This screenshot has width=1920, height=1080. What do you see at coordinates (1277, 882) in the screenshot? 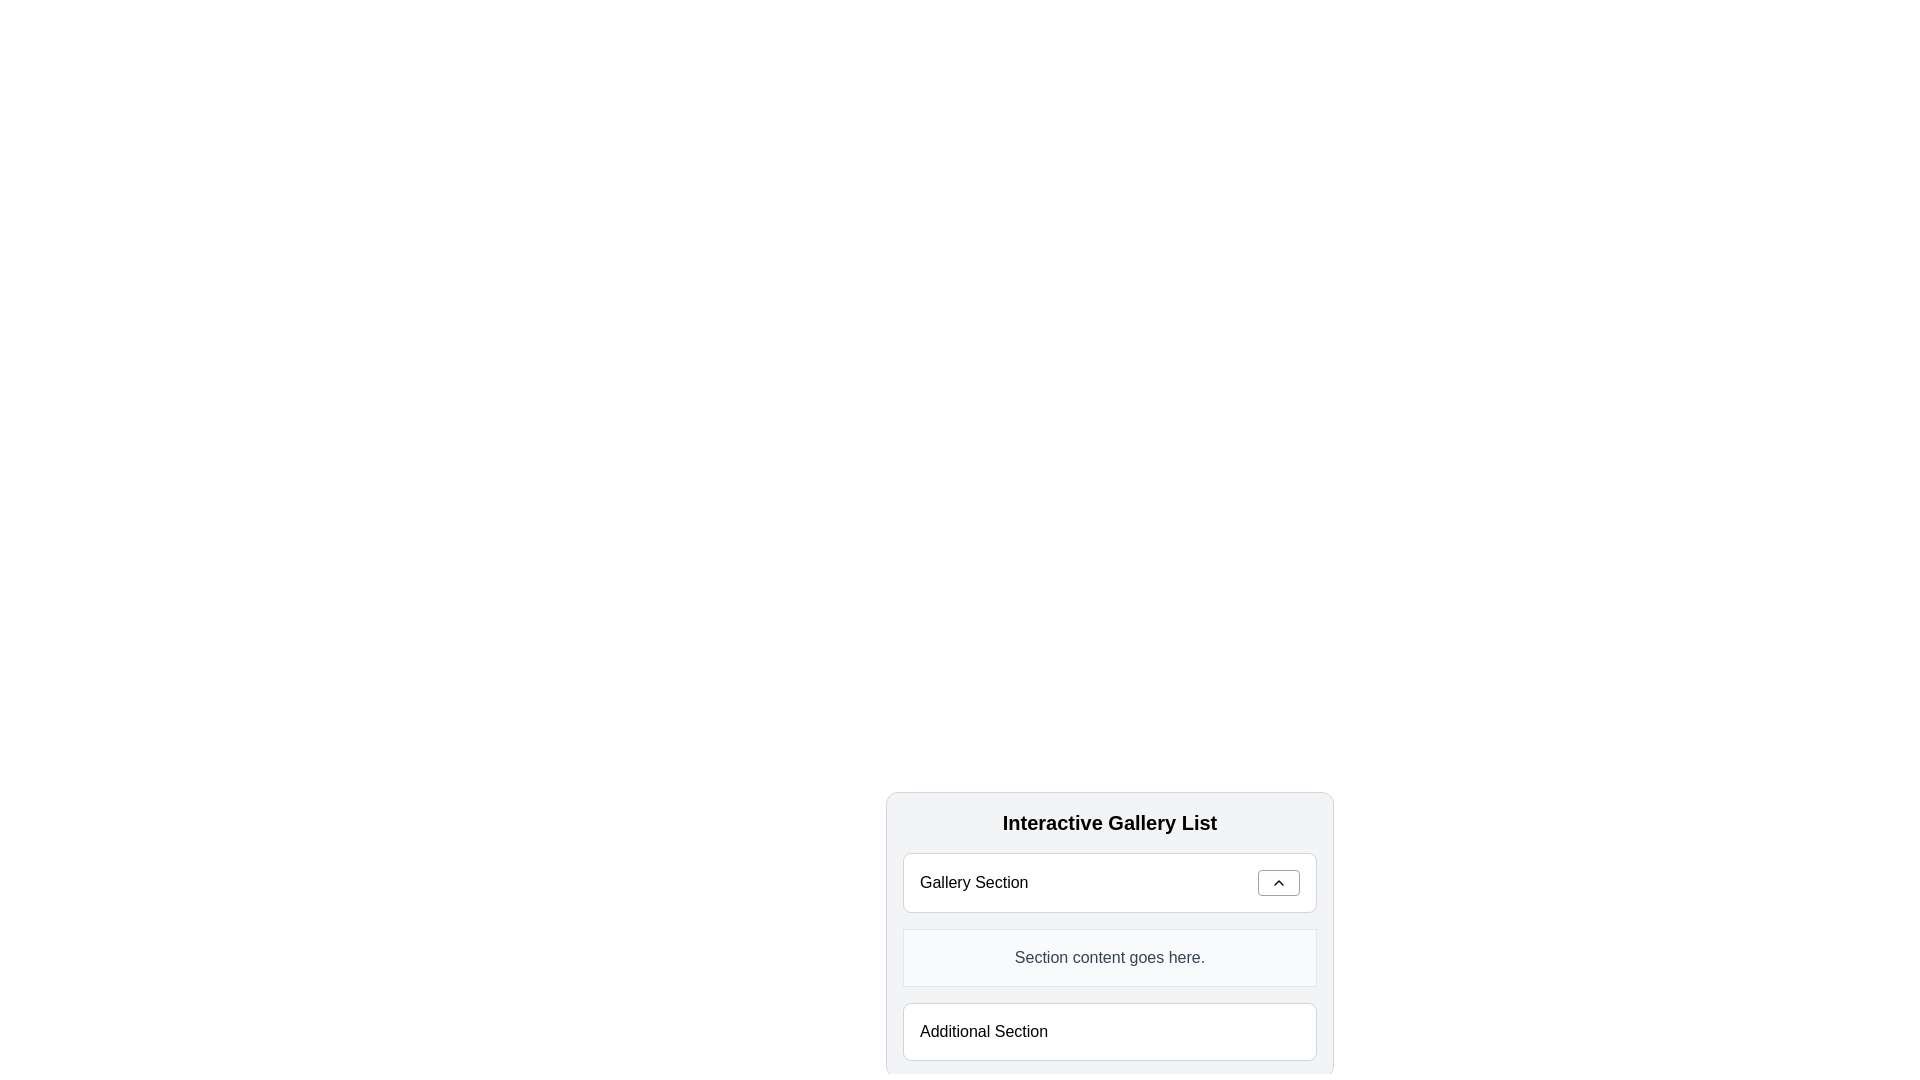
I see `the small upward triangle-shaped icon located in the top-right corner of the 'Gallery Section'` at bounding box center [1277, 882].